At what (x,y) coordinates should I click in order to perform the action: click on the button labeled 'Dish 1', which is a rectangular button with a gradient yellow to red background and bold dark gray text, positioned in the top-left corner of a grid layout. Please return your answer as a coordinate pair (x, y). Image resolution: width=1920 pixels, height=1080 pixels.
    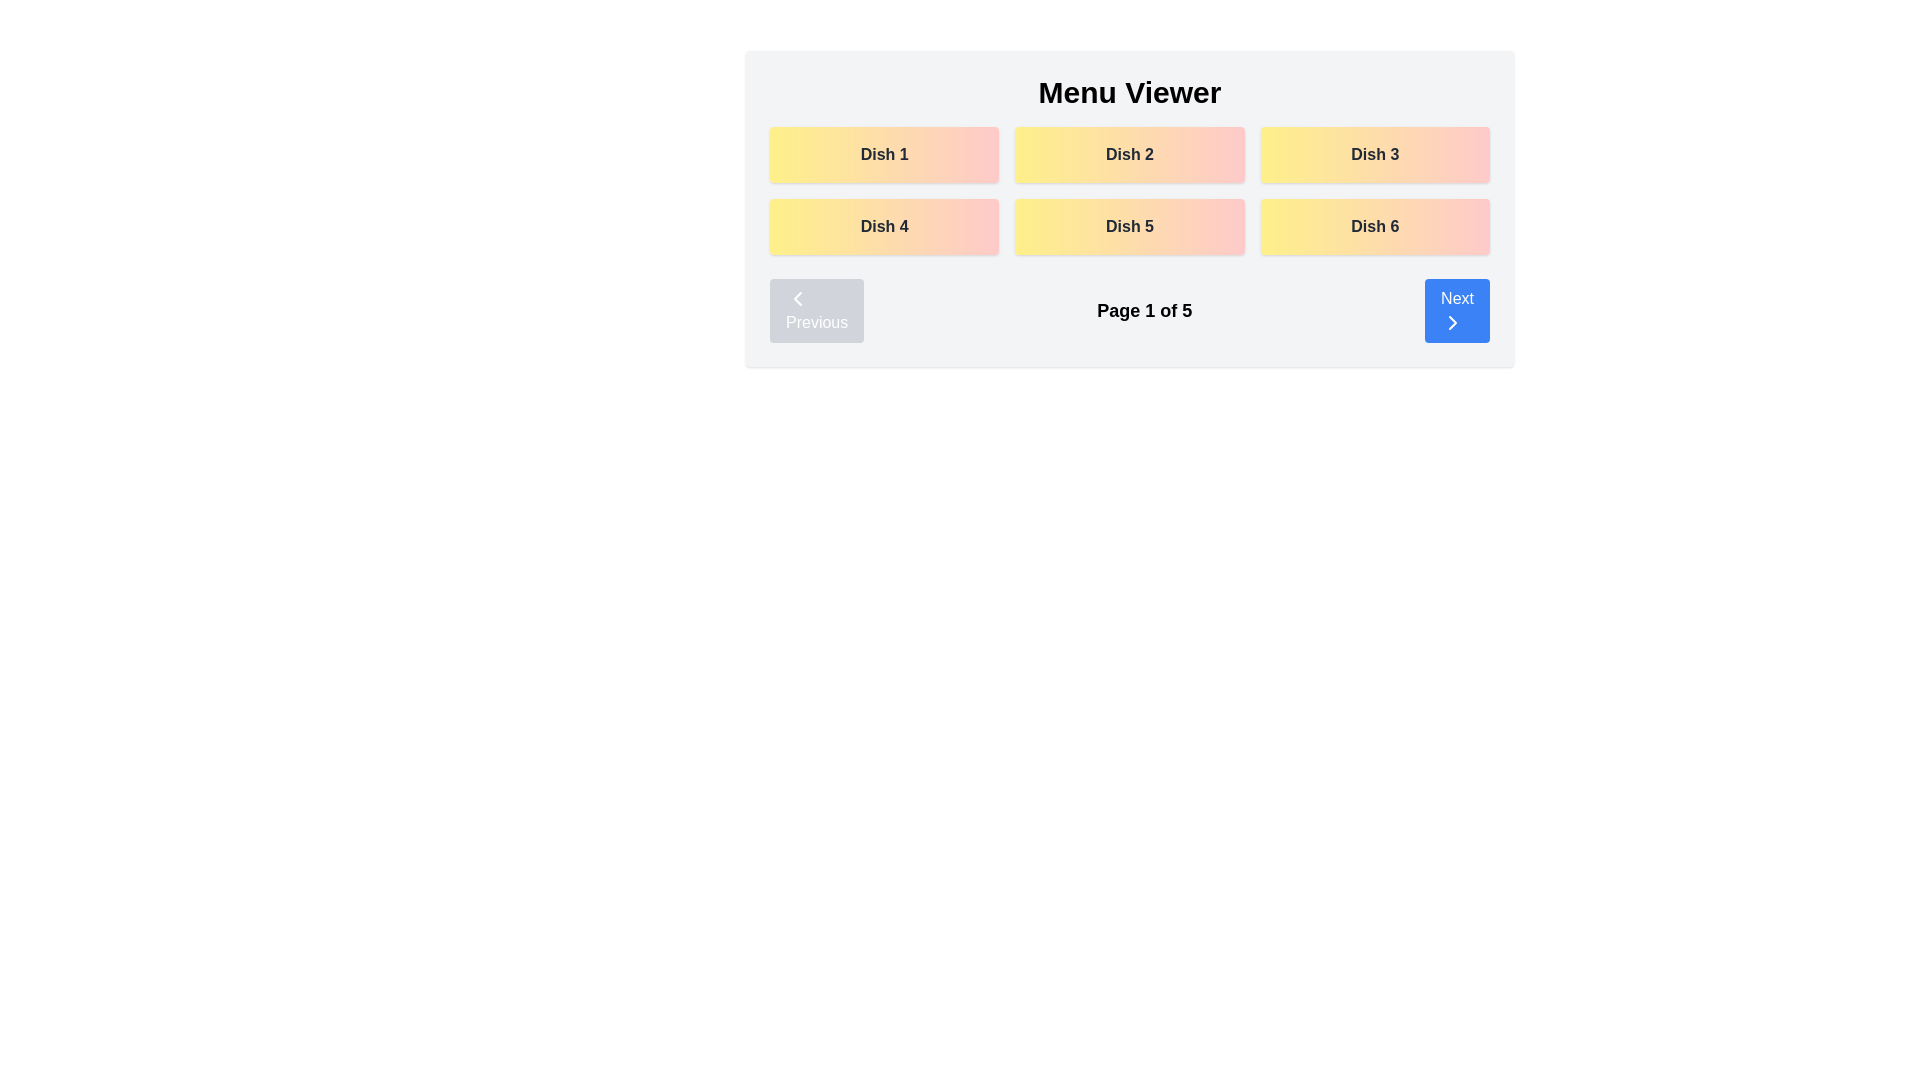
    Looking at the image, I should click on (883, 153).